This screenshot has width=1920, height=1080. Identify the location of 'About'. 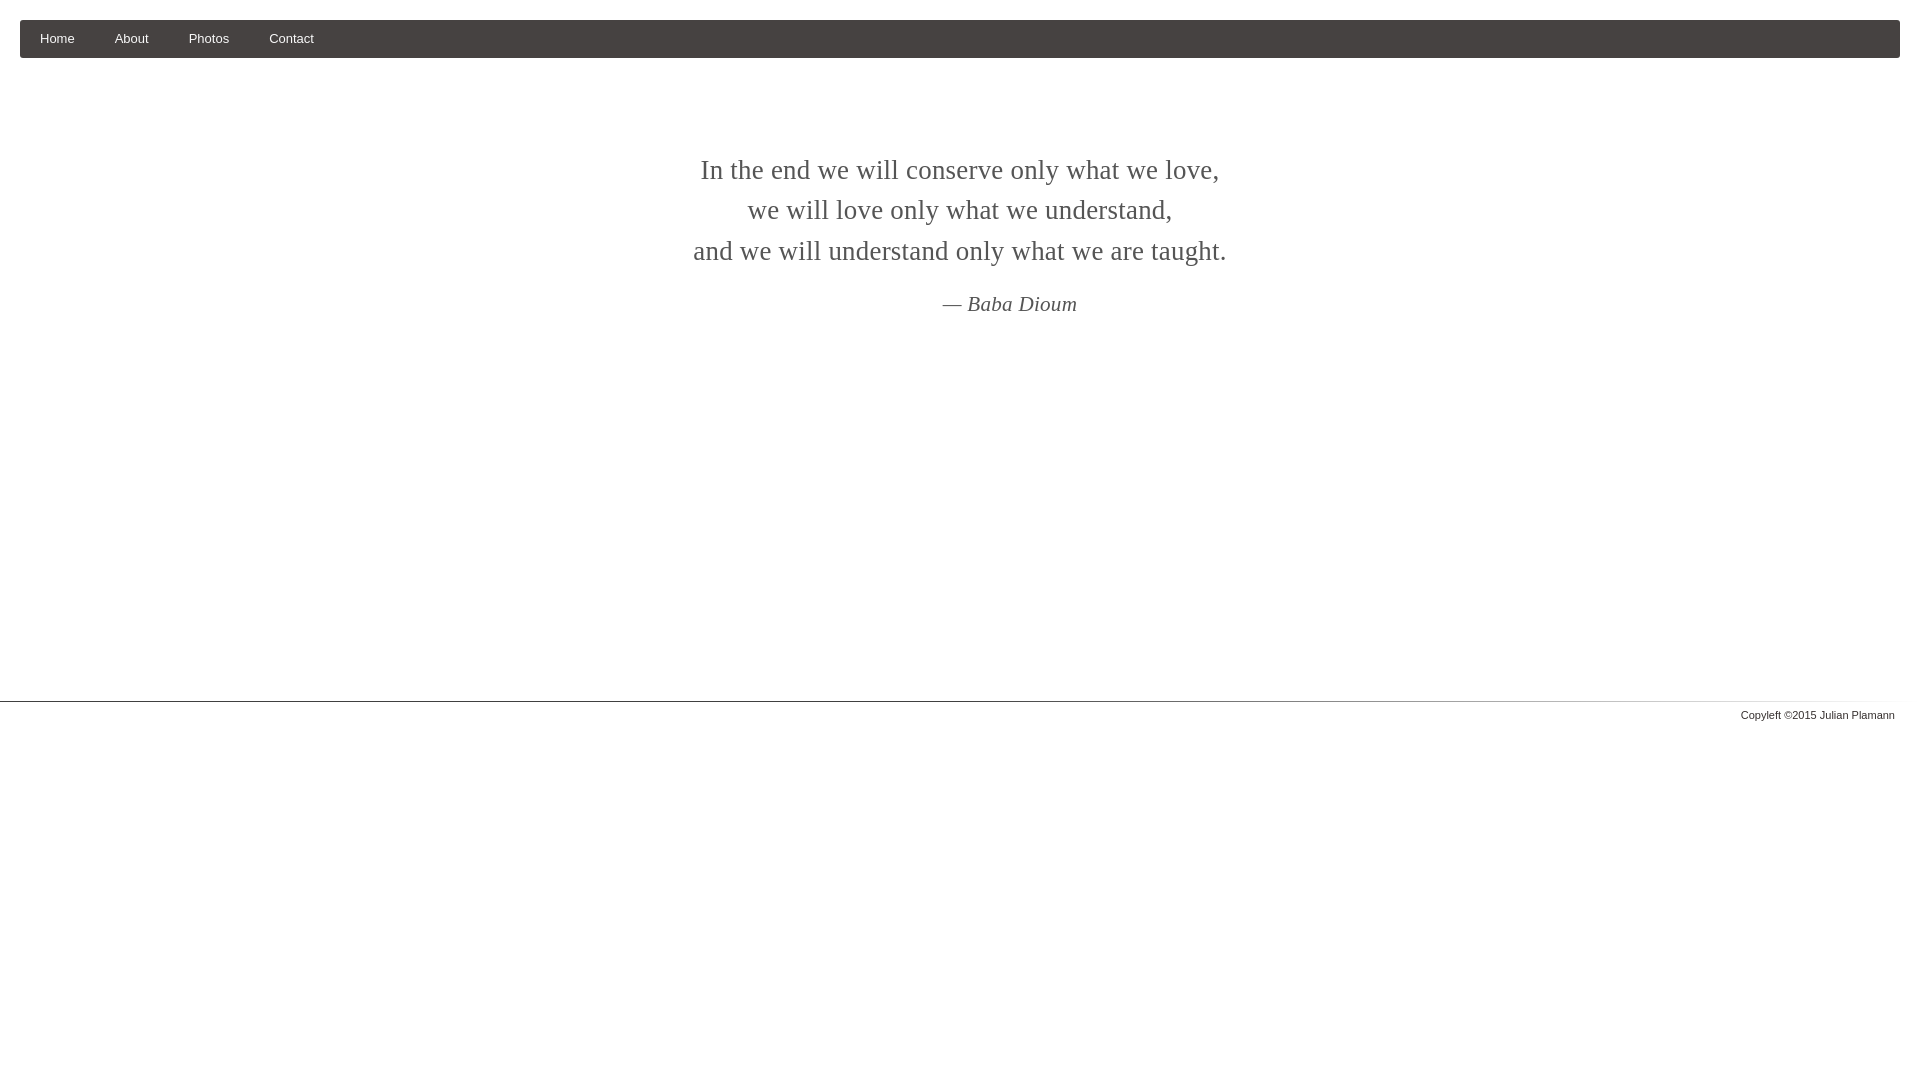
(94, 38).